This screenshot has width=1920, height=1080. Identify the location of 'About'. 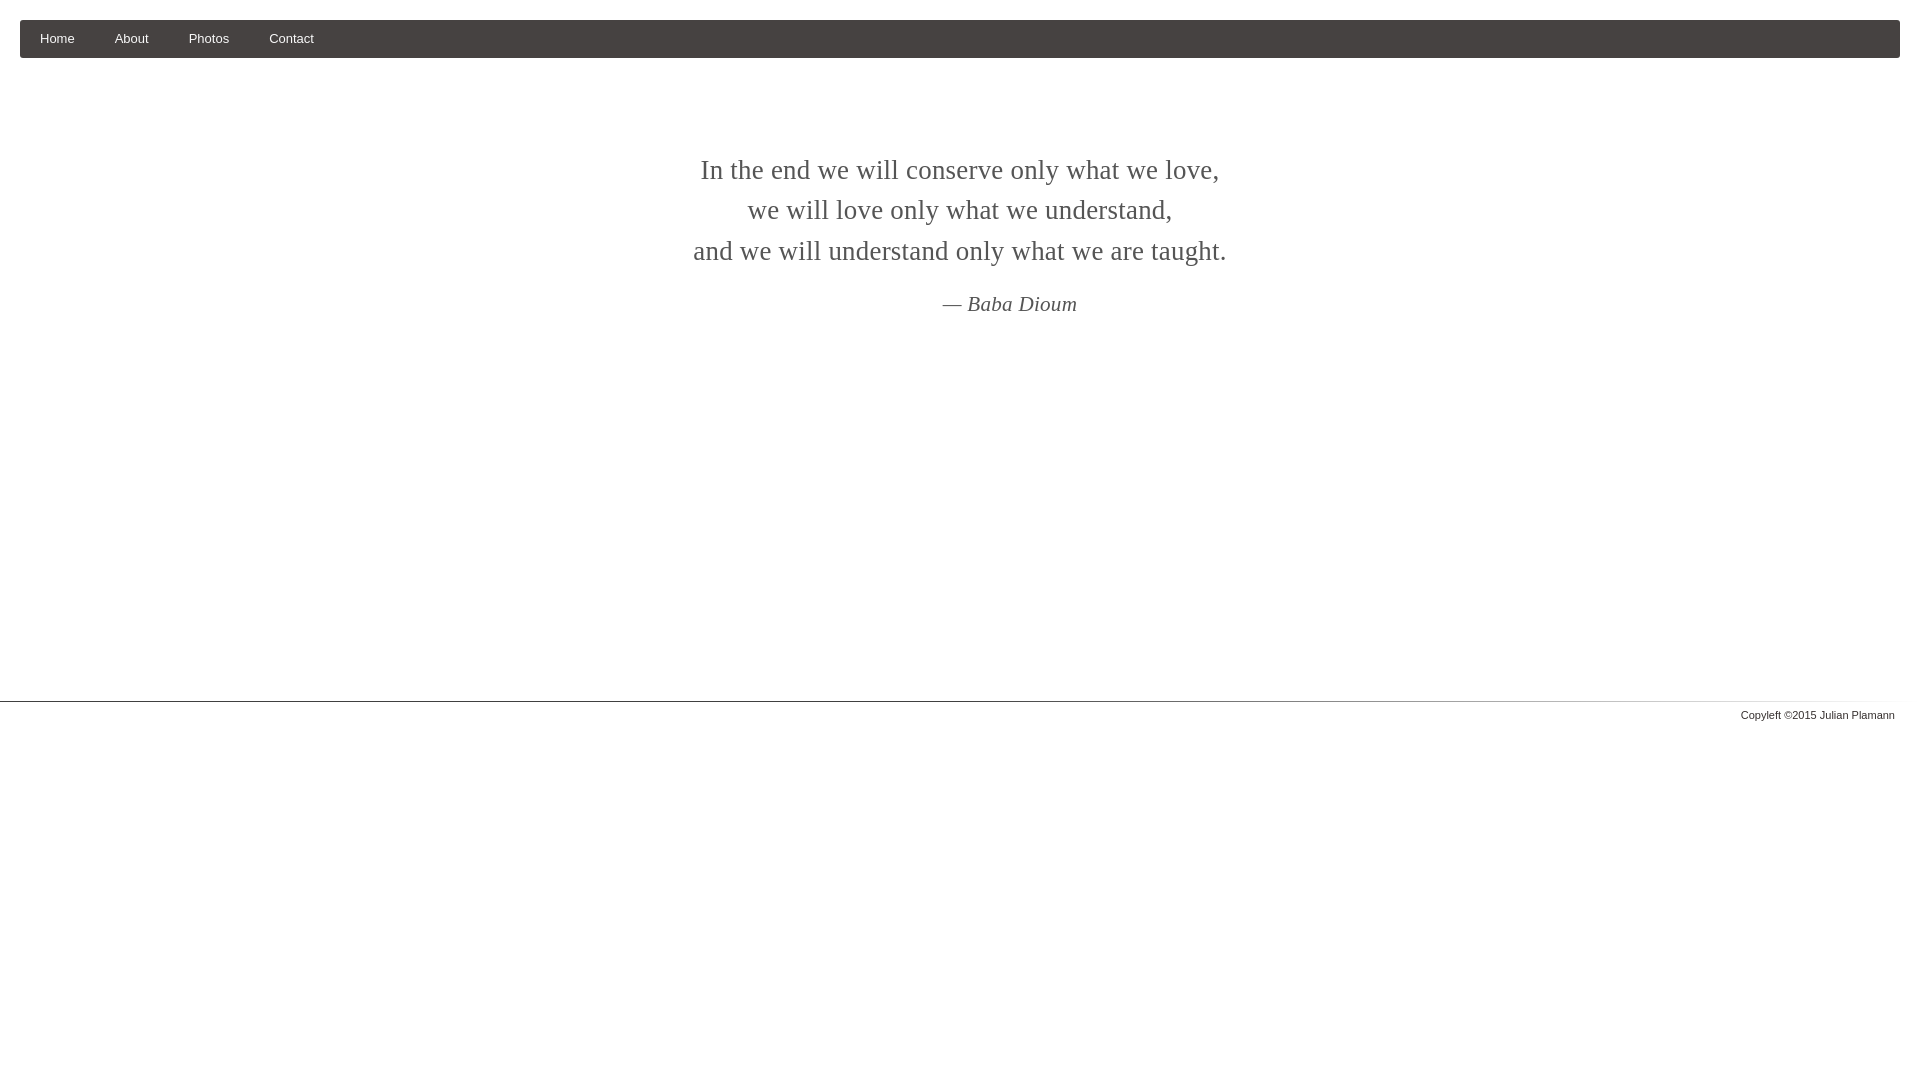
(94, 38).